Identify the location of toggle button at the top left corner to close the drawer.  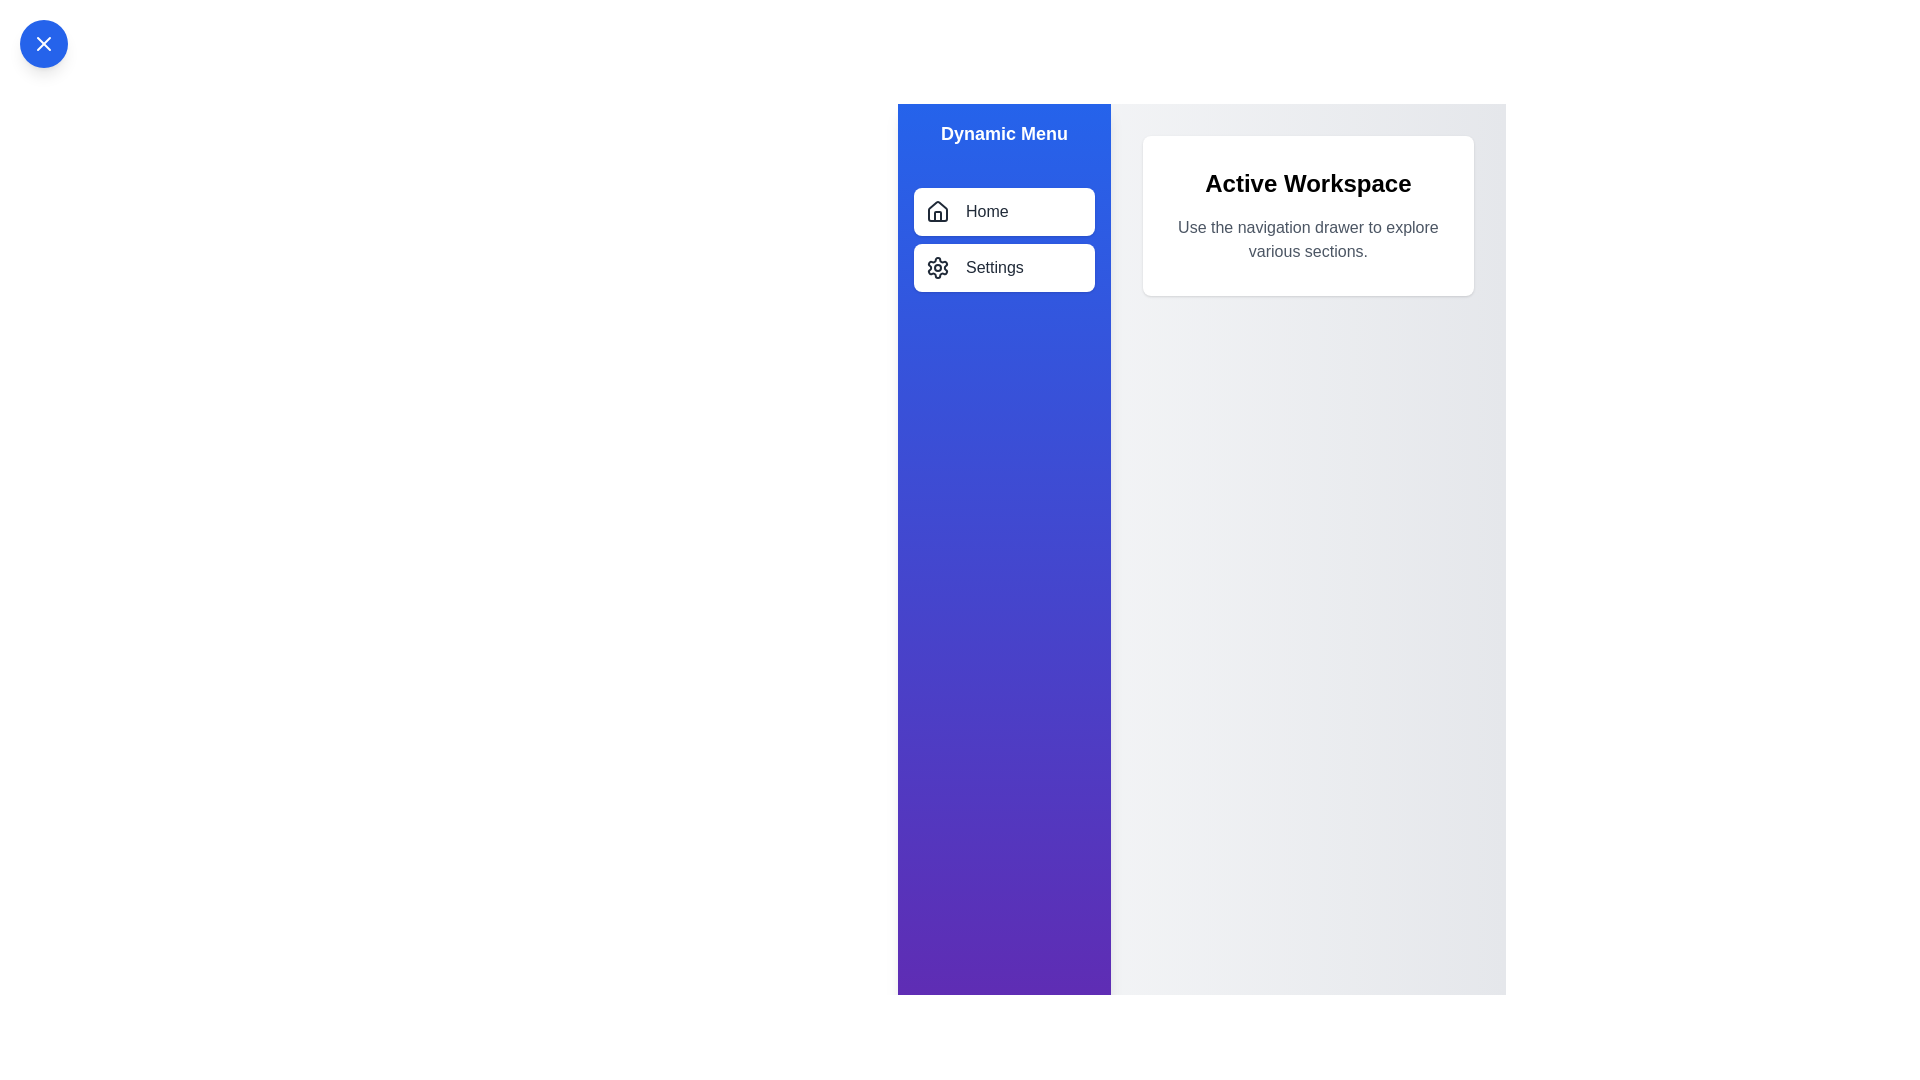
(43, 43).